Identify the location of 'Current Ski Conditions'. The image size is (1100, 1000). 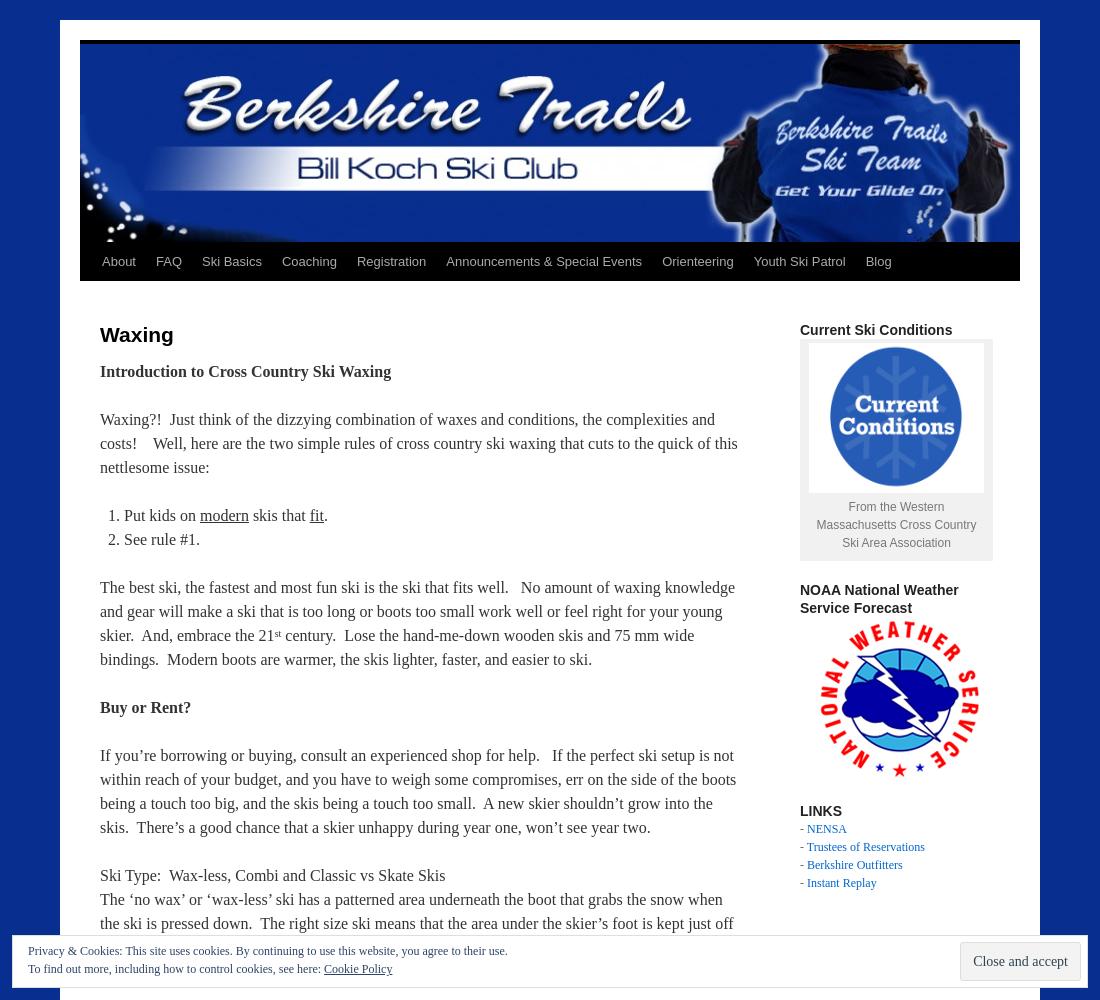
(875, 329).